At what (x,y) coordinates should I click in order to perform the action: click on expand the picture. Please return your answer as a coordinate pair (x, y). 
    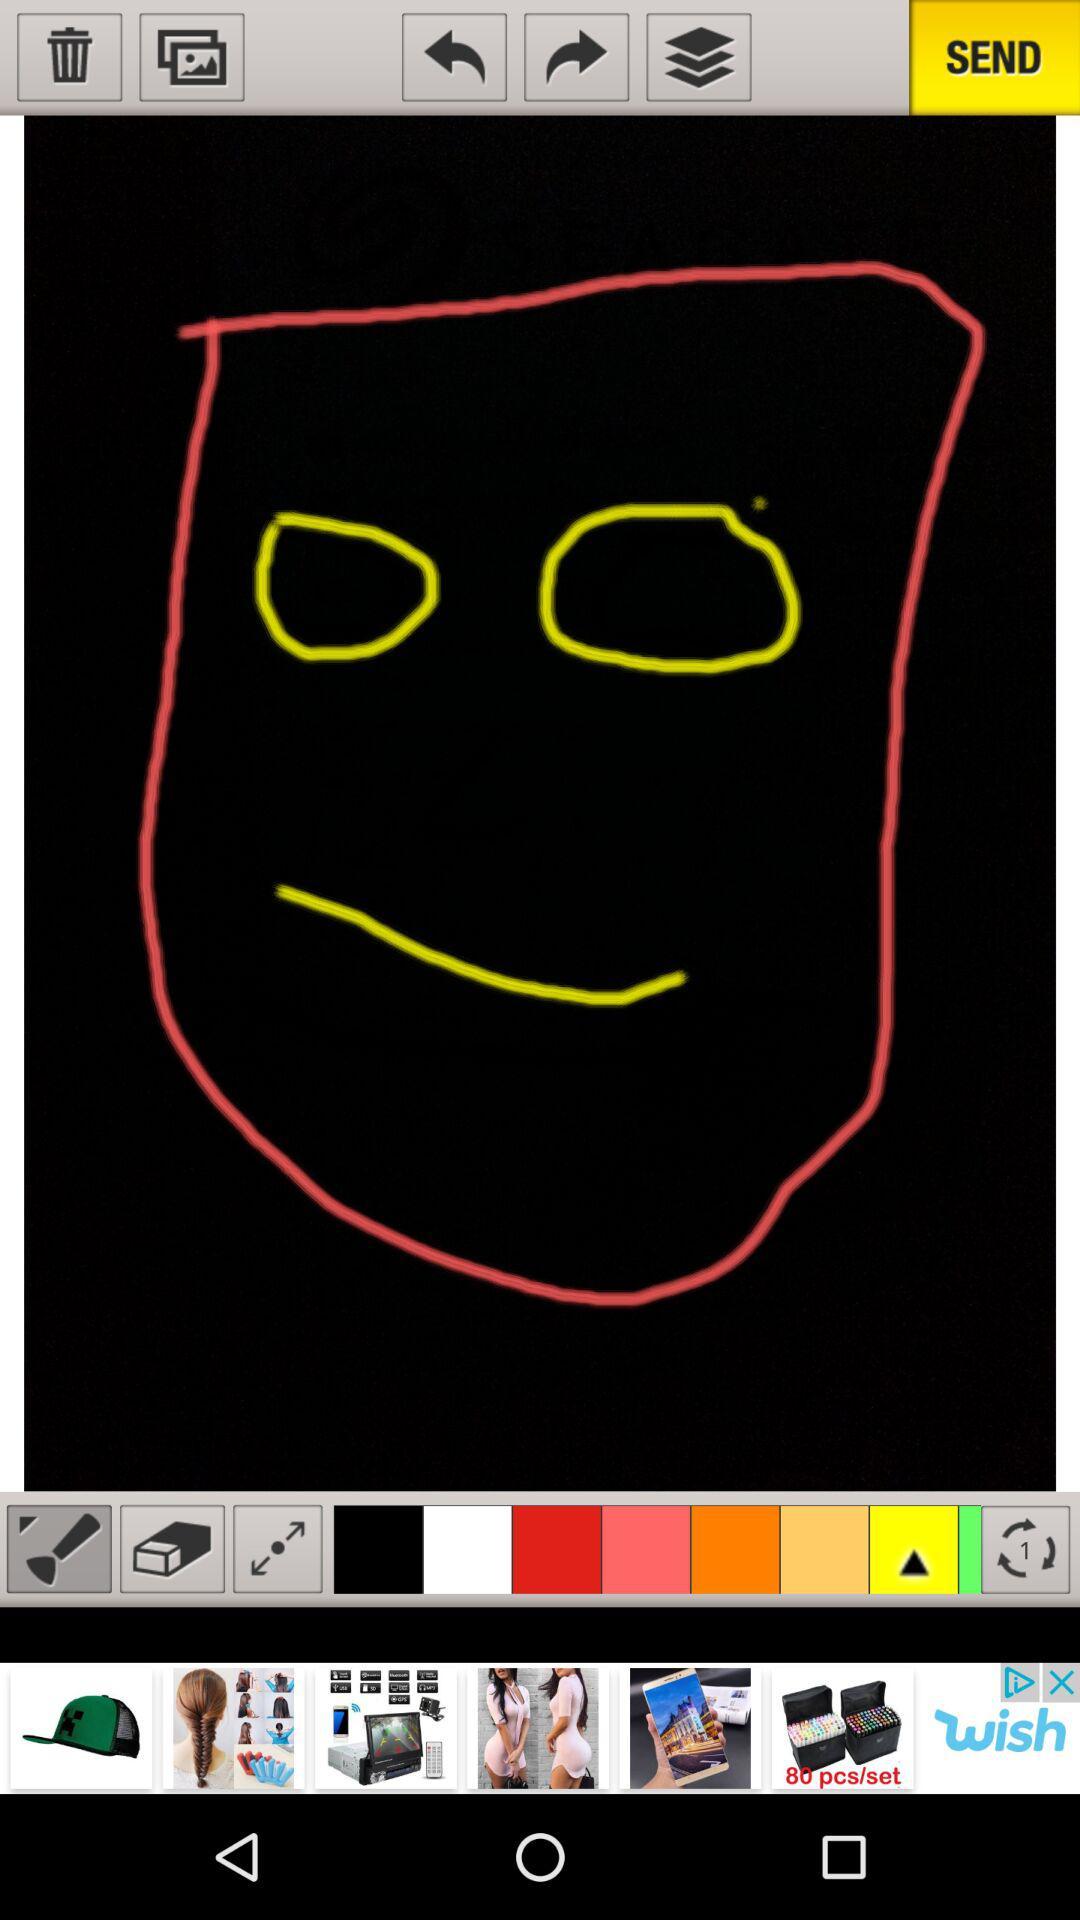
    Looking at the image, I should click on (277, 1548).